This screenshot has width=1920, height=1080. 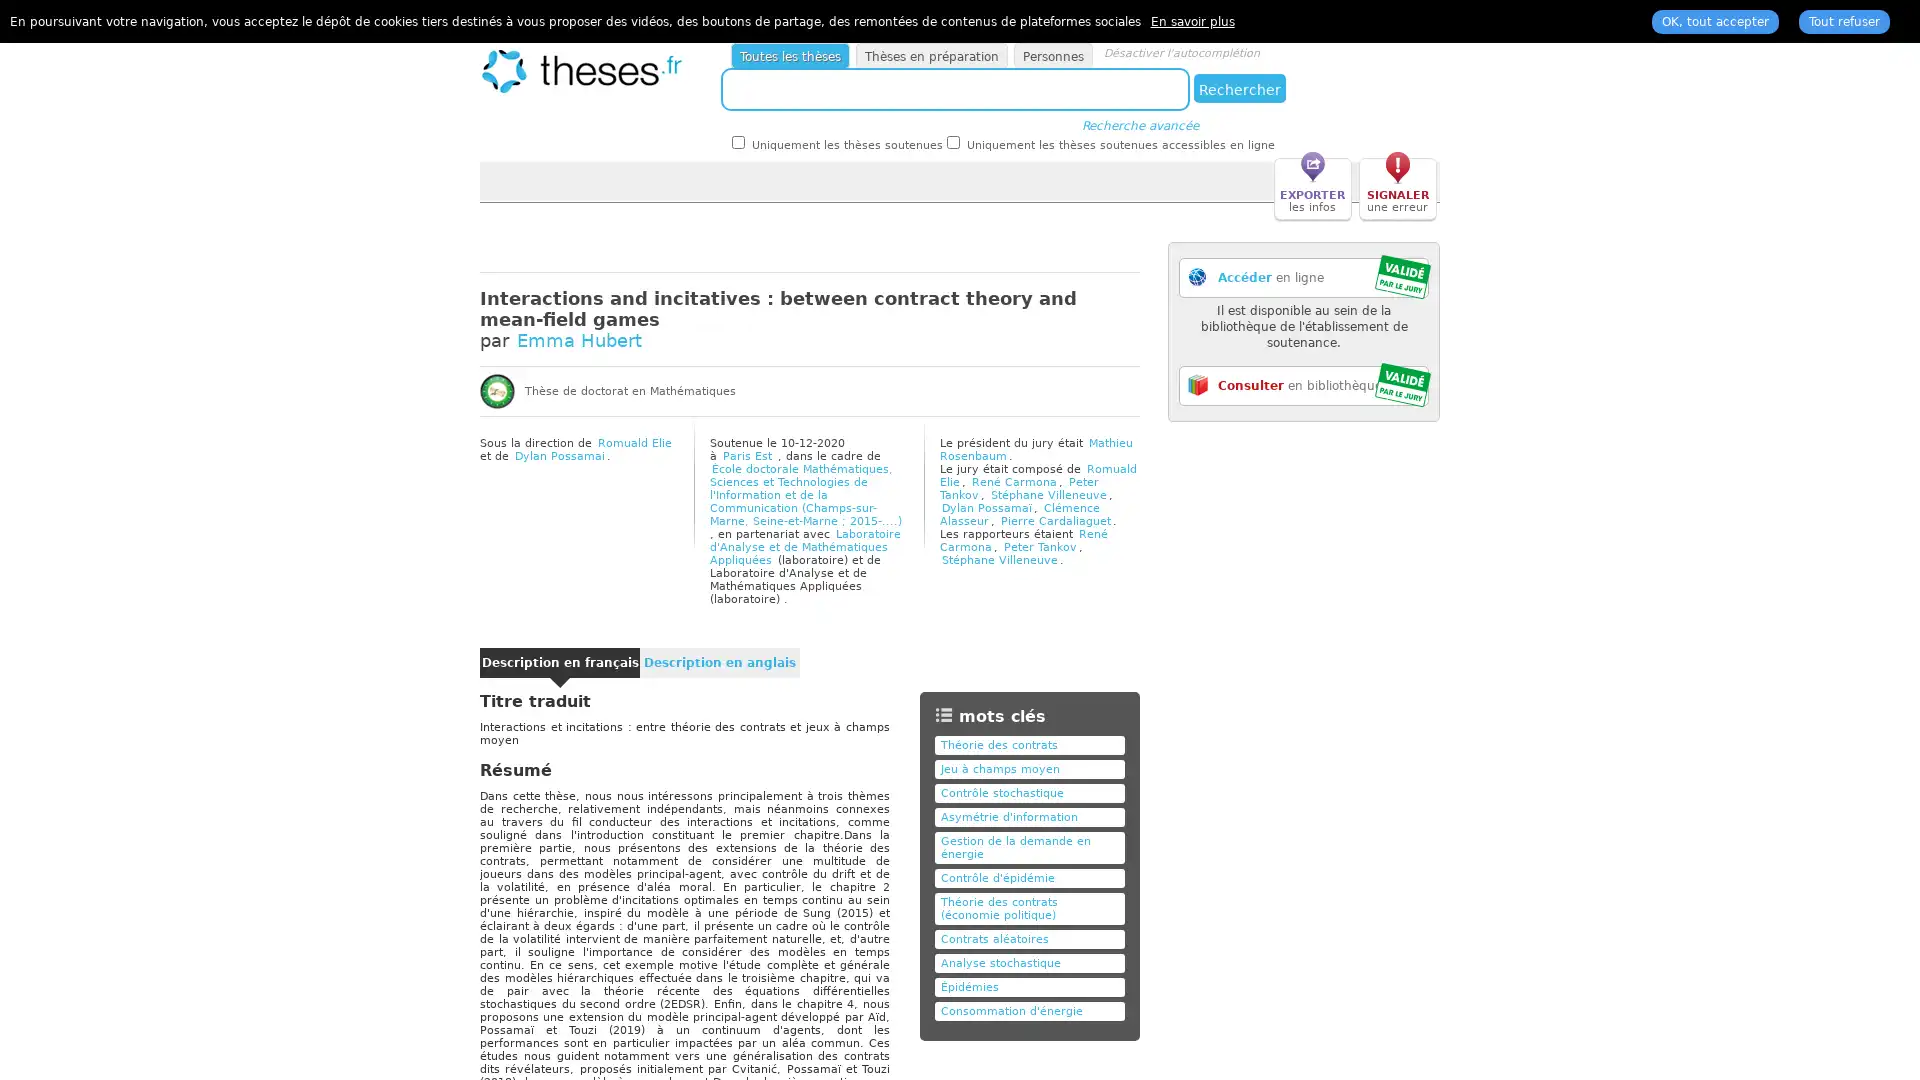 What do you see at coordinates (1238, 87) in the screenshot?
I see `Rechercher` at bounding box center [1238, 87].